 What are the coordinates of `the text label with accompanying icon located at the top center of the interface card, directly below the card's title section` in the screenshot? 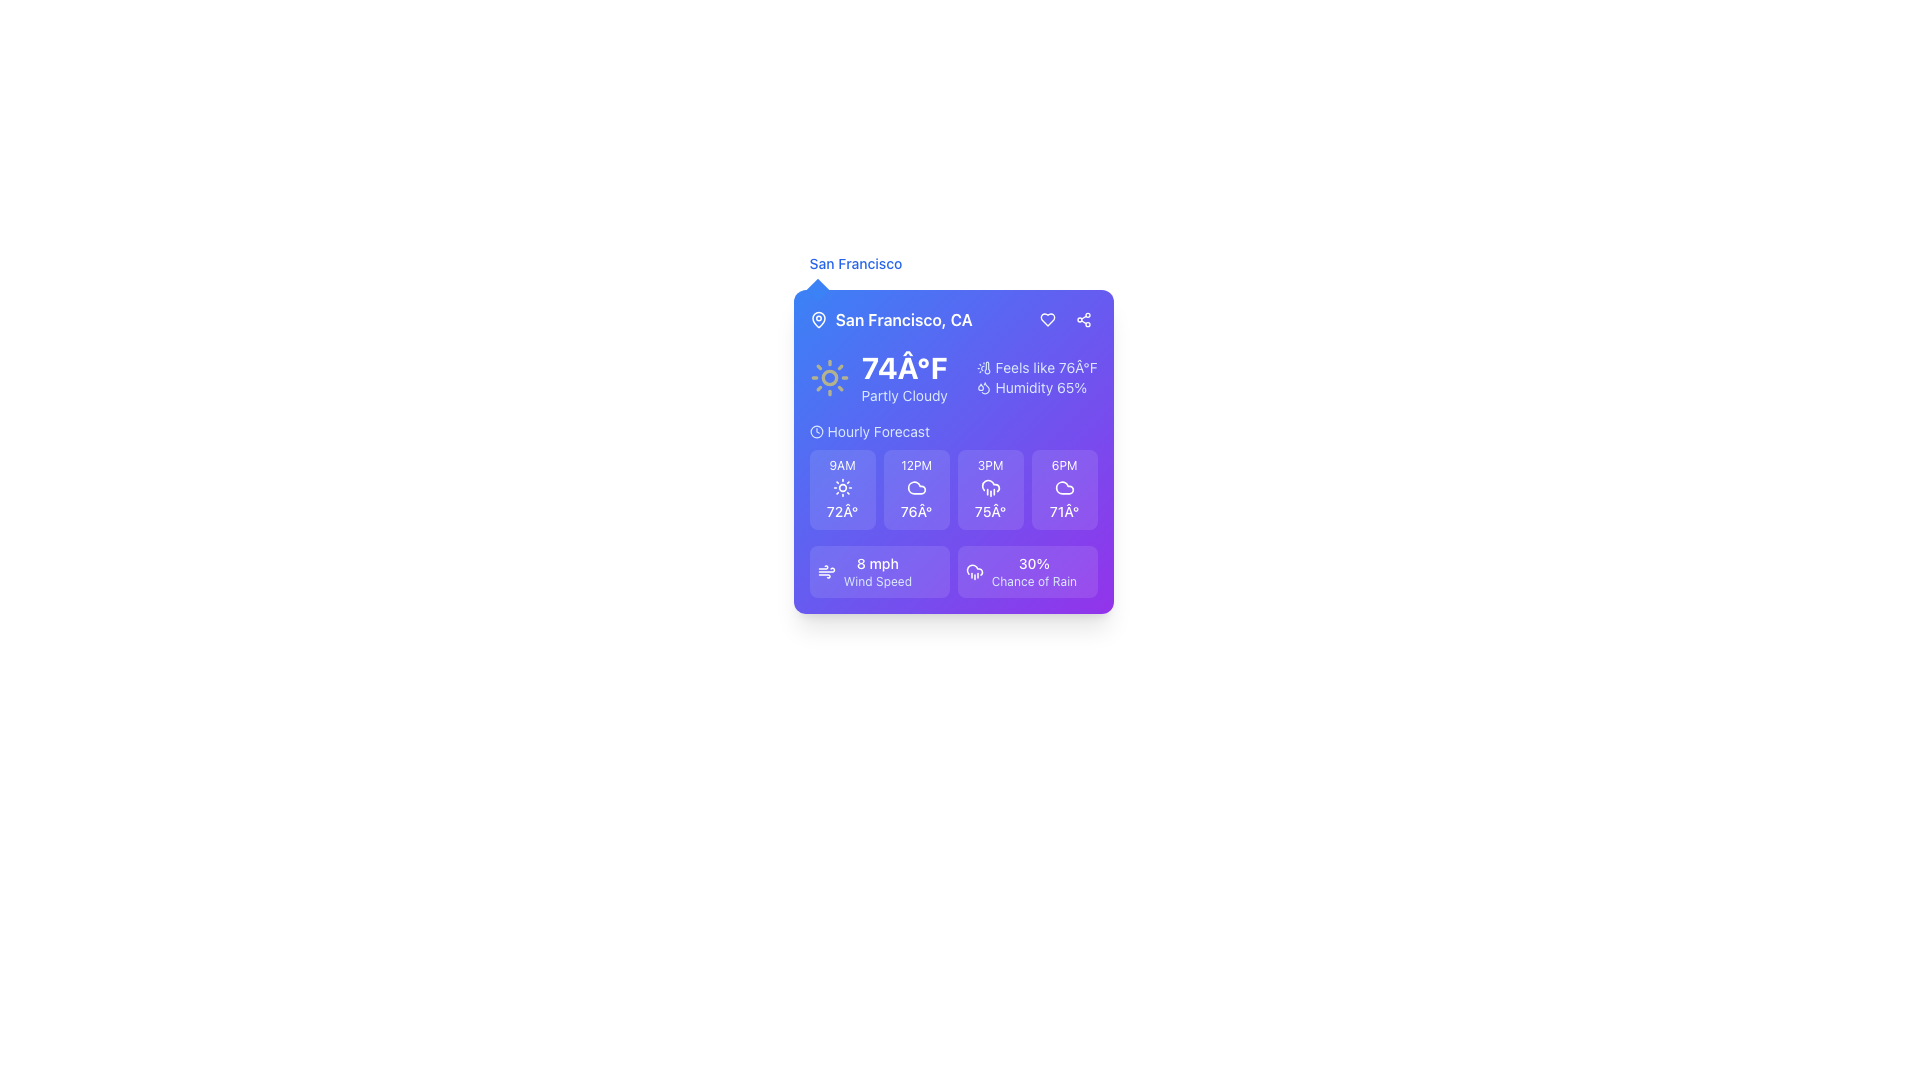 It's located at (952, 319).